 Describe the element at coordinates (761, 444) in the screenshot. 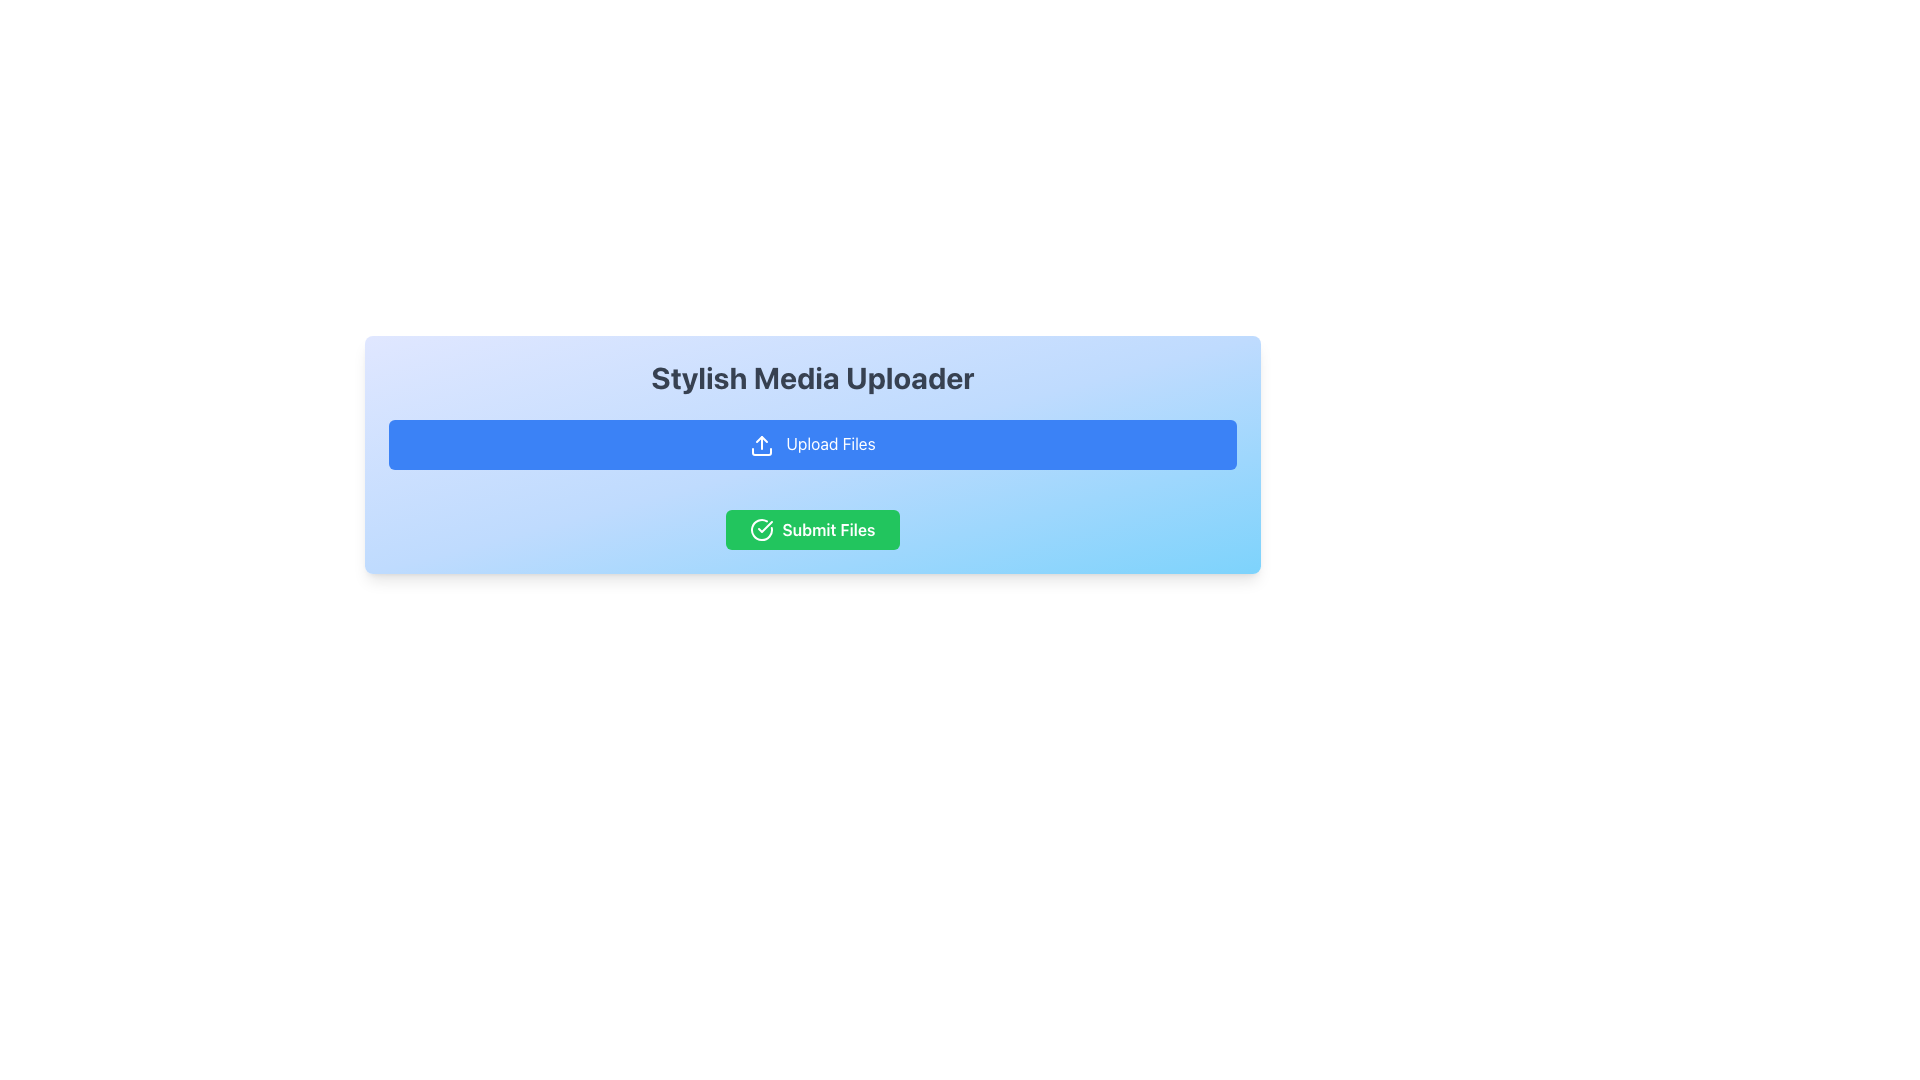

I see `the decorative visual indicator of the 'Upload Files' button, which is positioned on the left side of the button` at that location.